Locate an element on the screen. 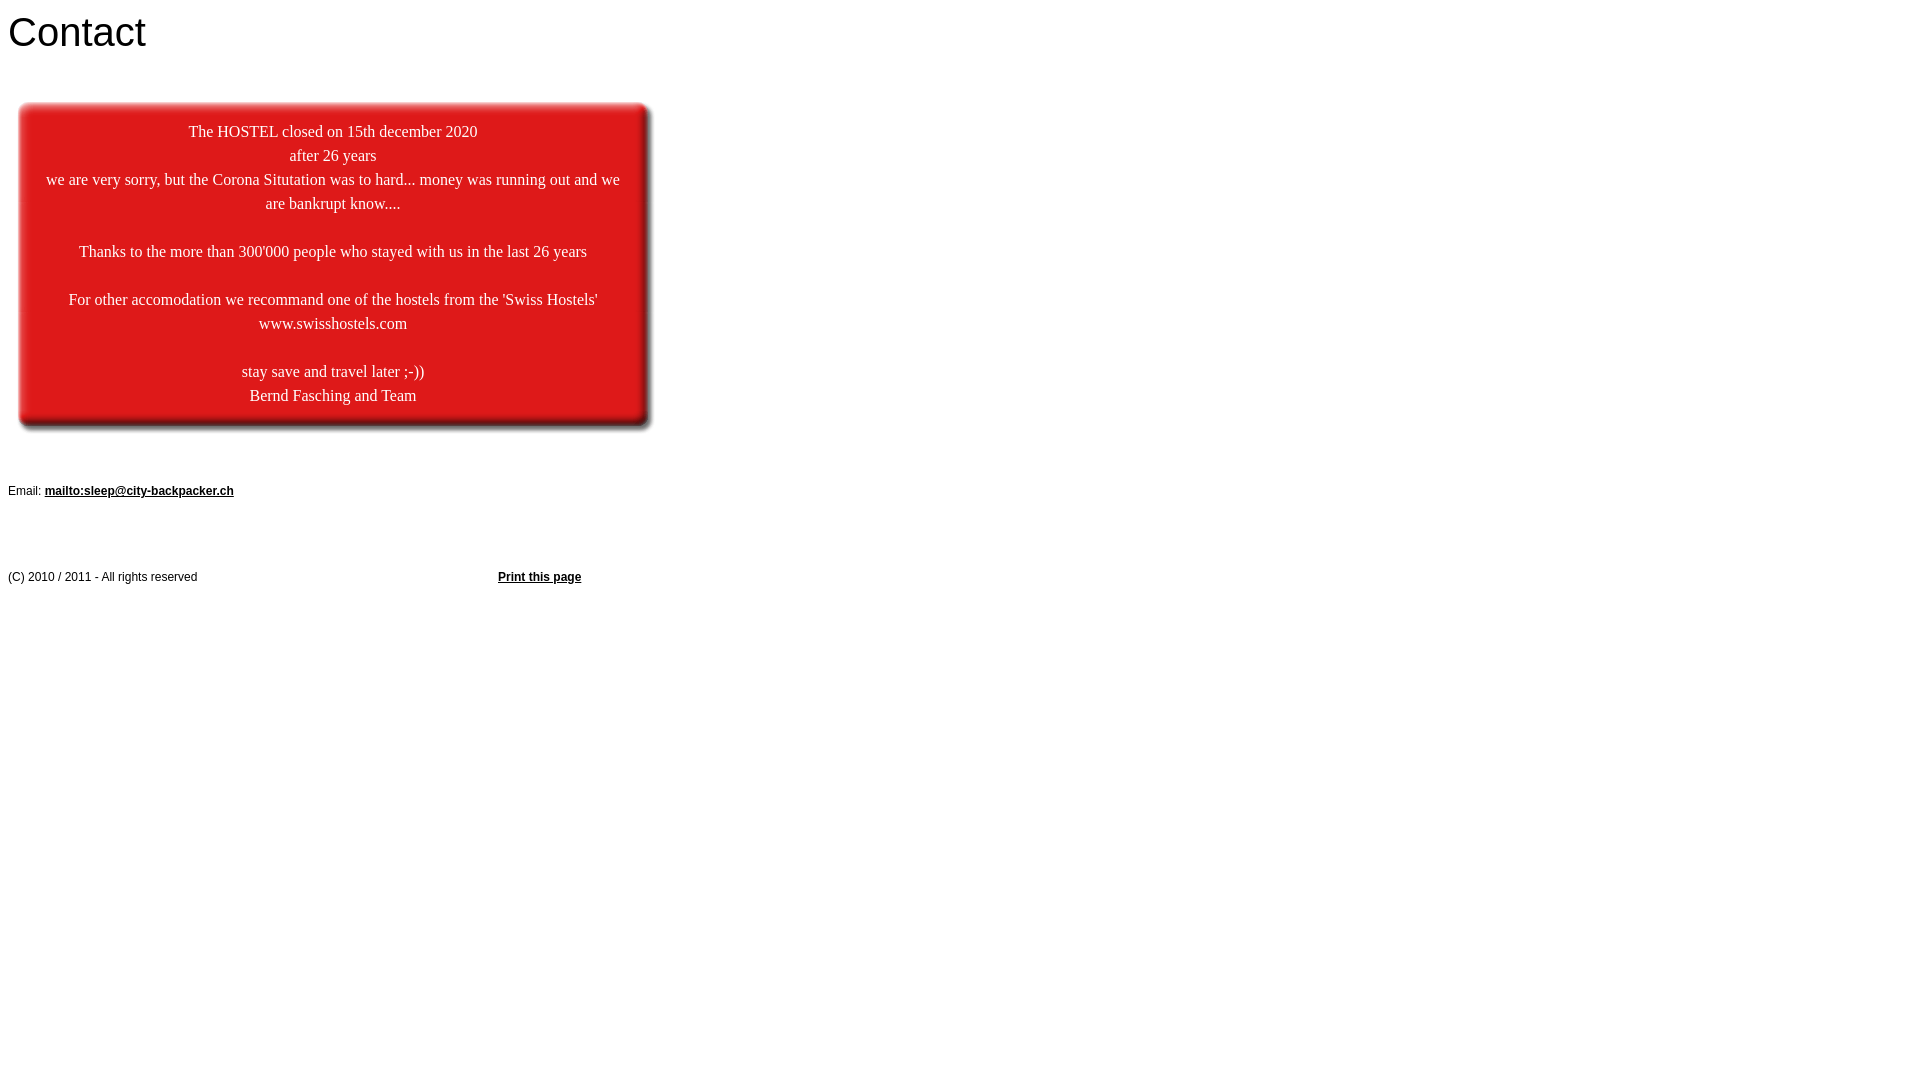 This screenshot has width=1920, height=1080. 'Print this page' is located at coordinates (539, 577).